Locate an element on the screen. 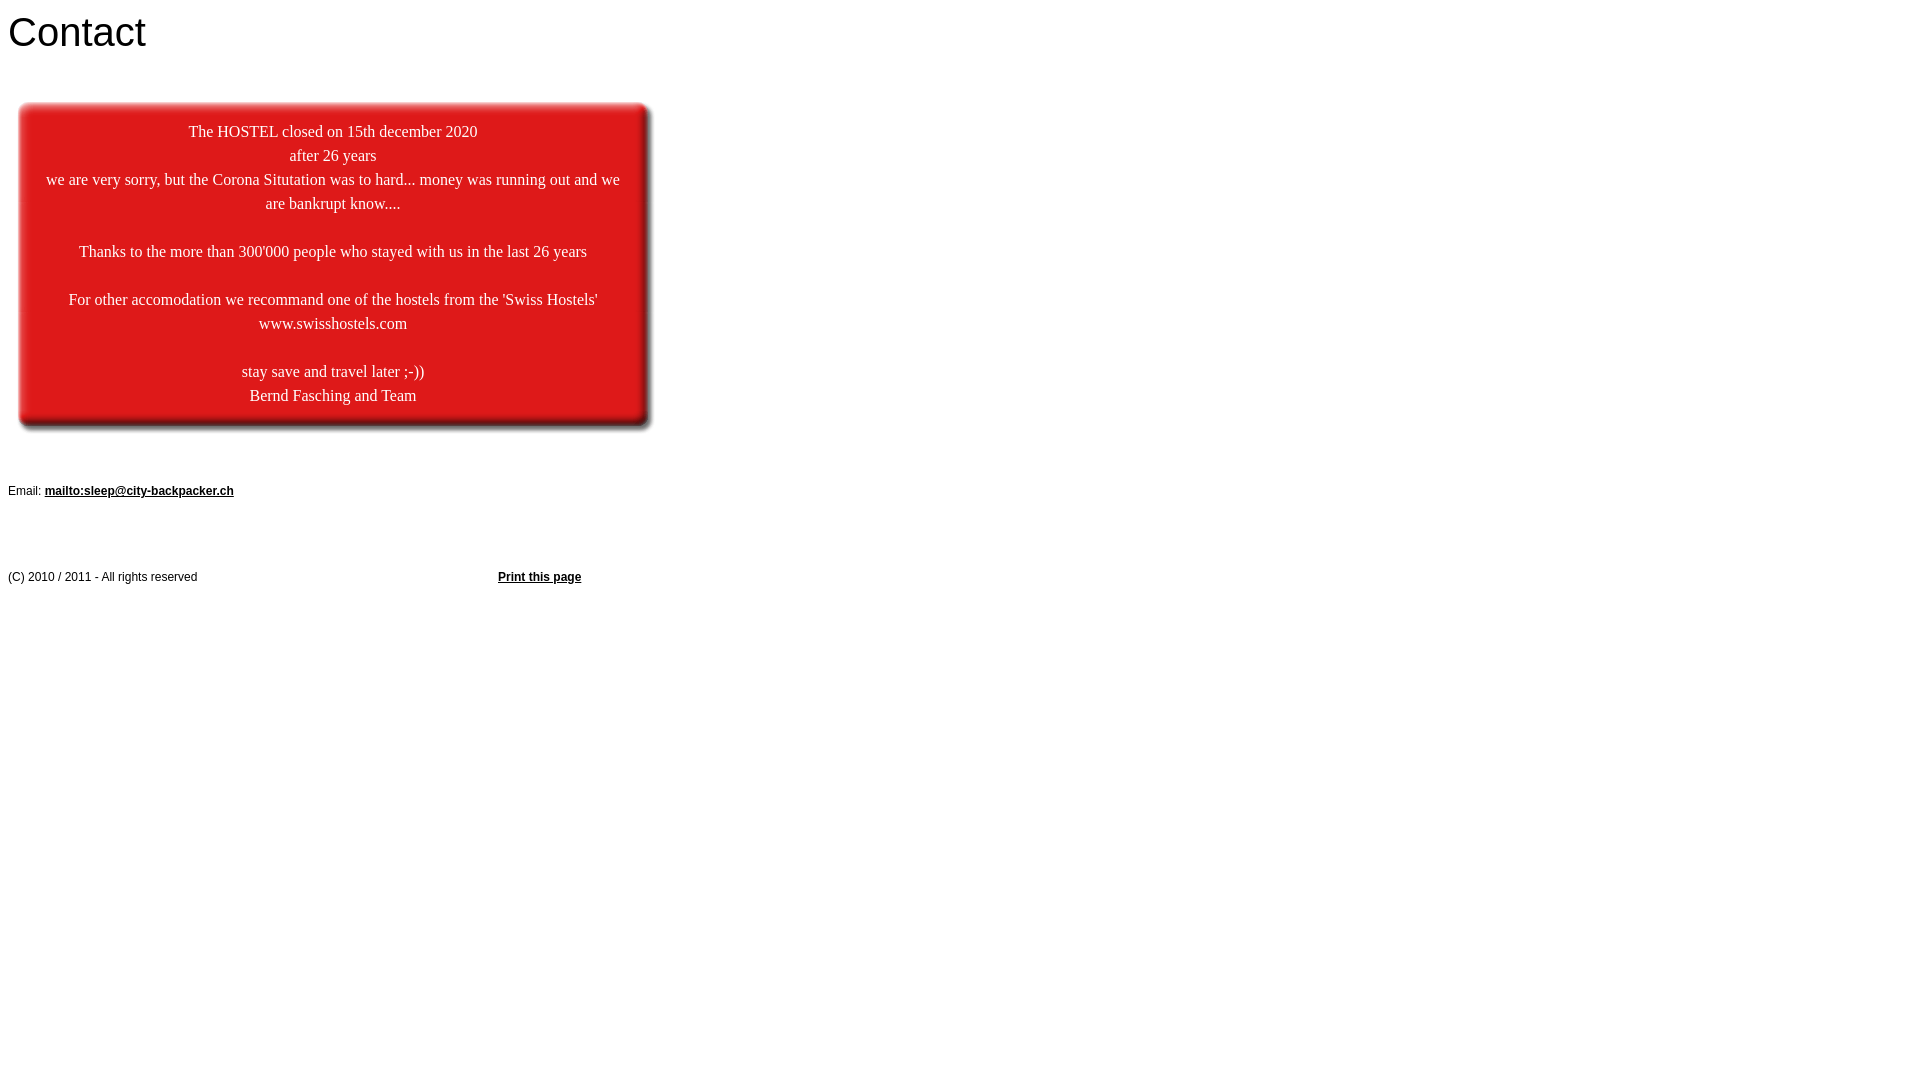 This screenshot has width=1920, height=1080. 'Print this page' is located at coordinates (539, 577).